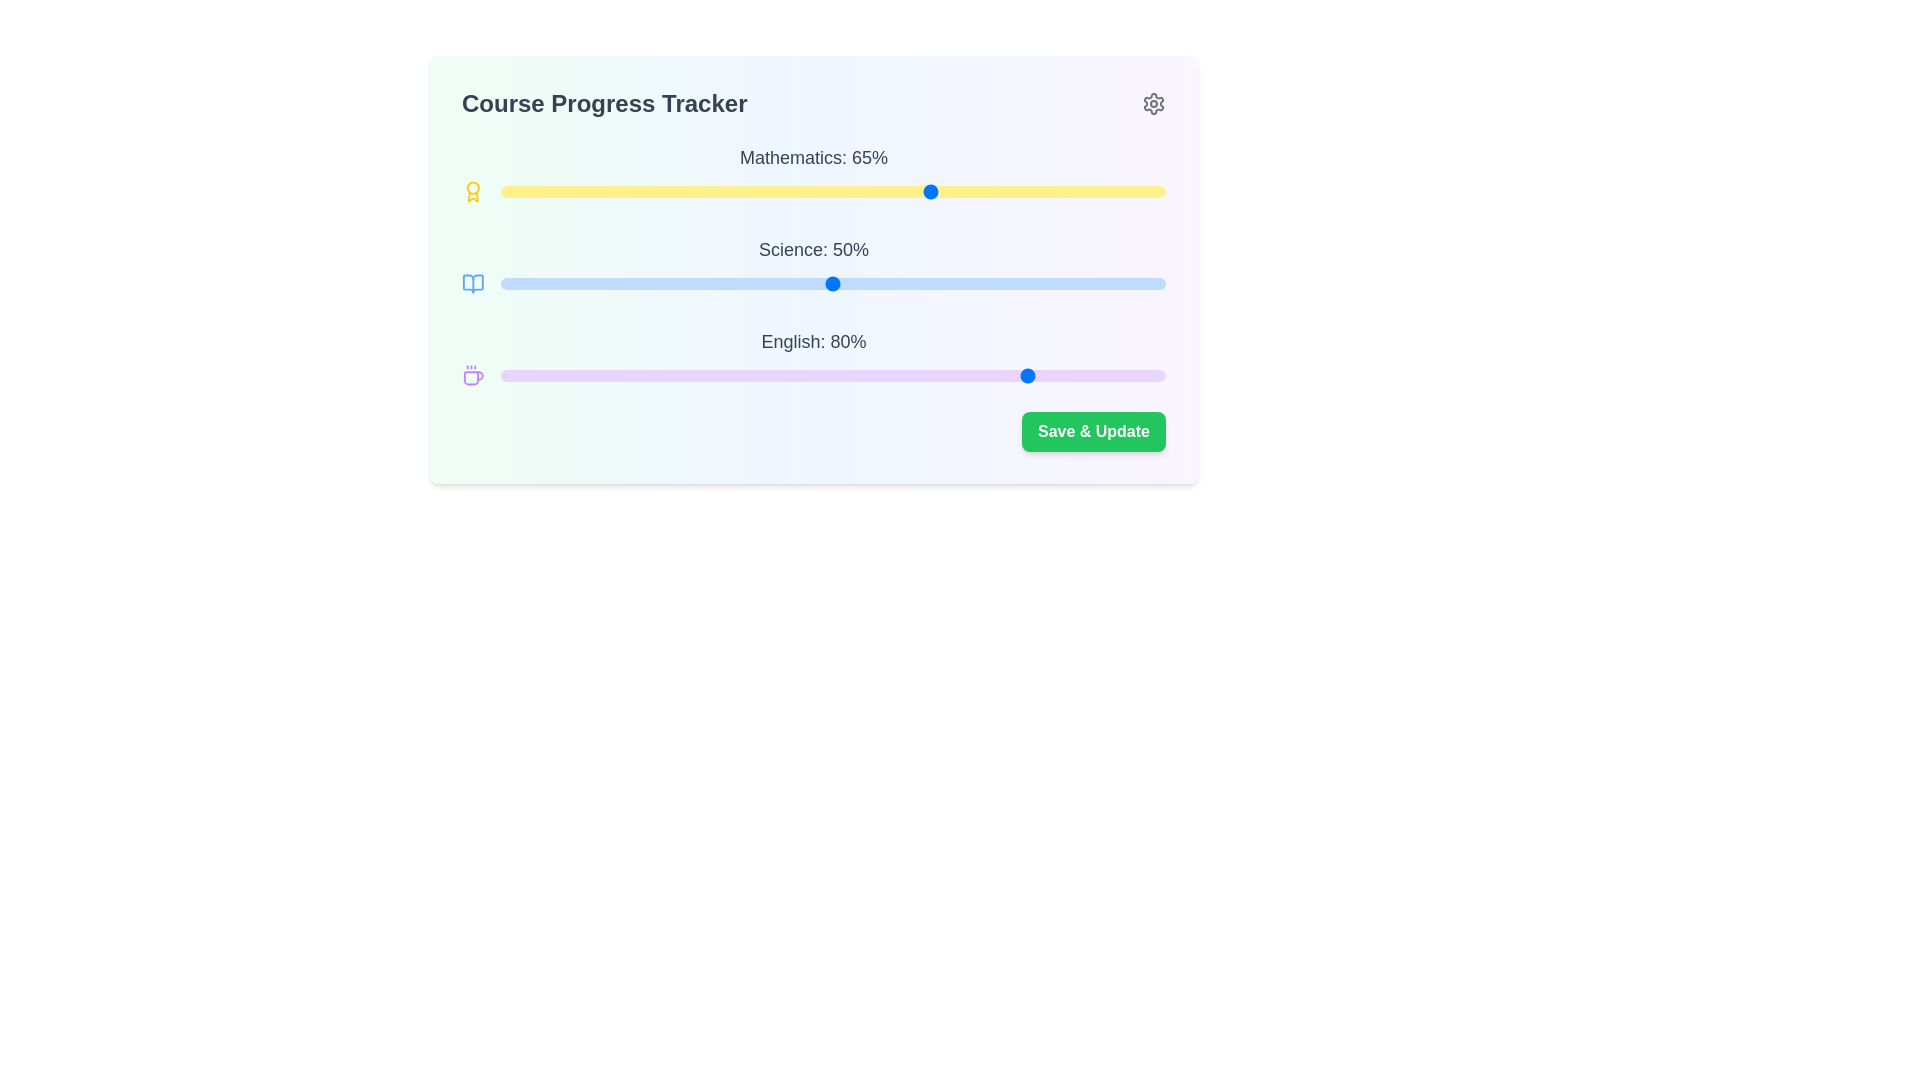 This screenshot has width=1920, height=1080. I want to click on the Text display element indicating the percentage progress for Mathematics, located in the upper section of the 'Course Progress Tracker' card, so click(814, 157).